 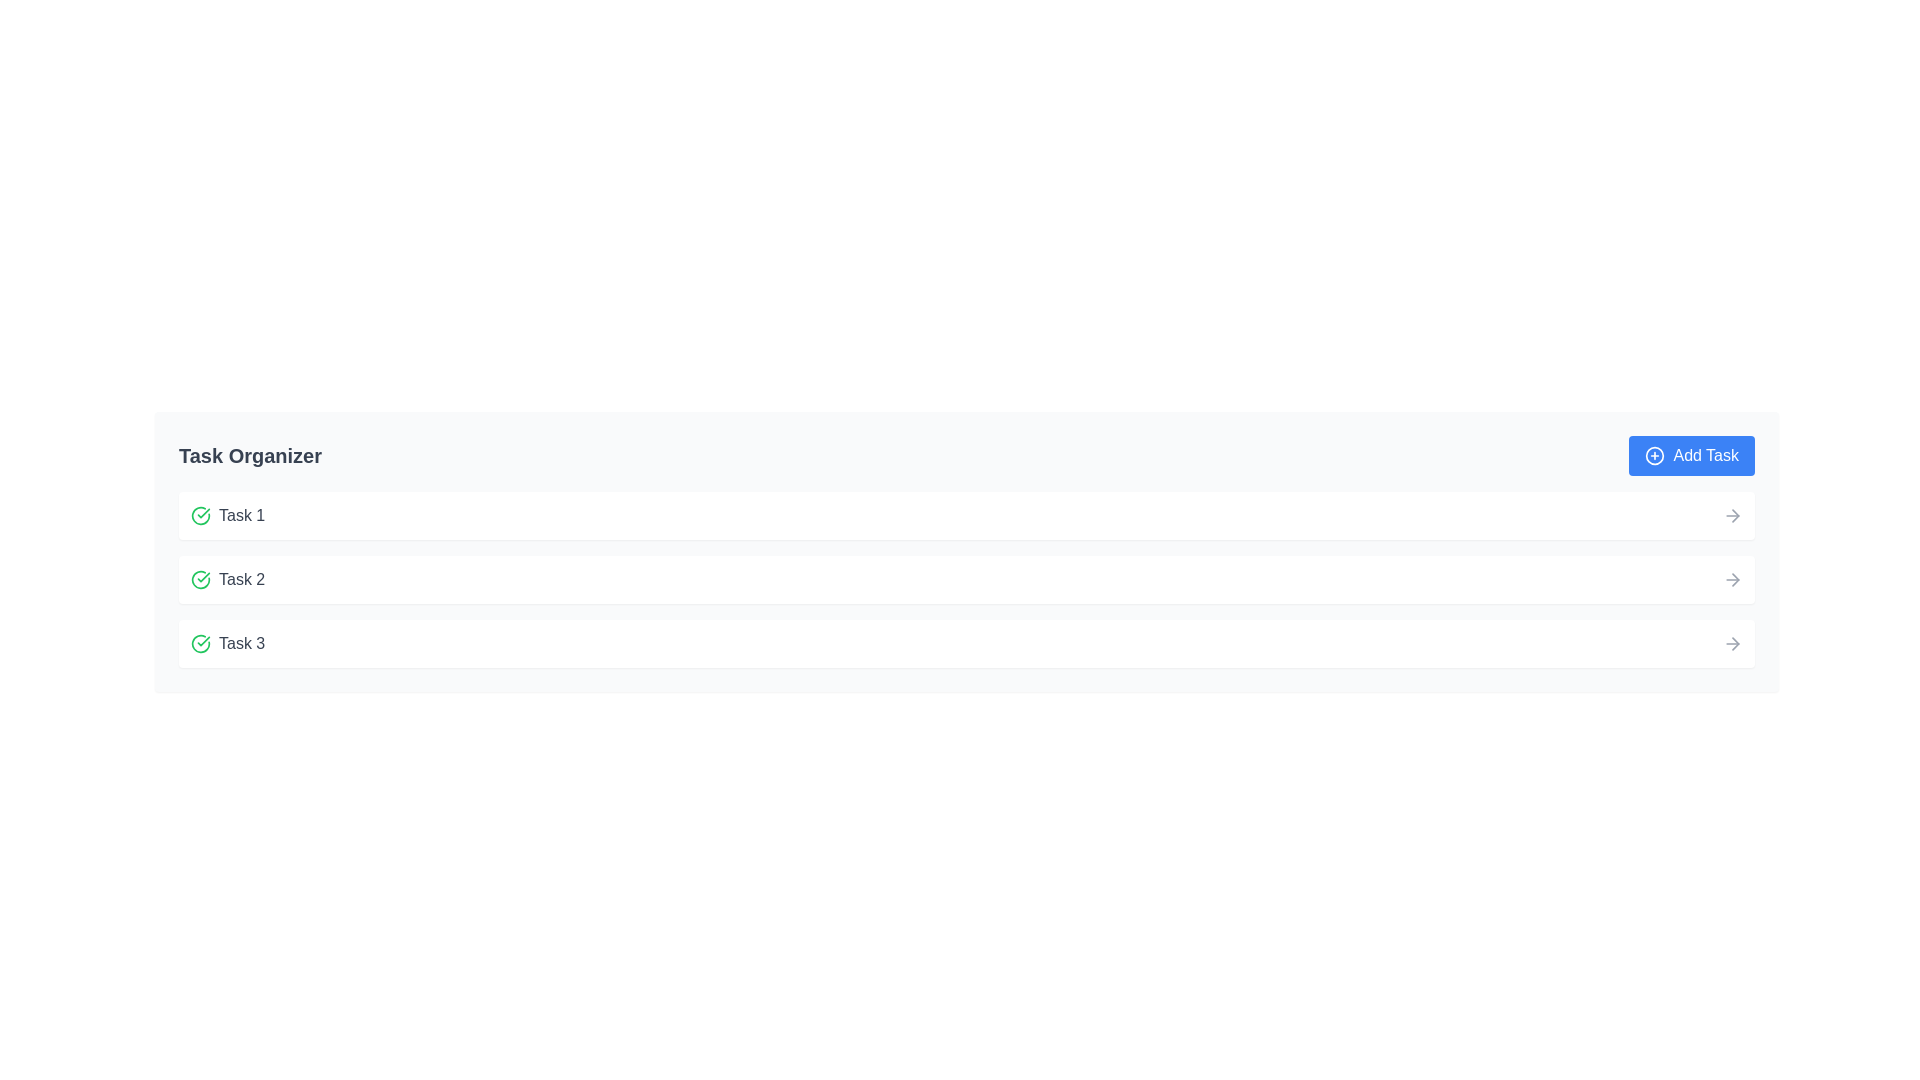 I want to click on the arrow icon located at the far right of 'Task 2', so click(x=1731, y=579).